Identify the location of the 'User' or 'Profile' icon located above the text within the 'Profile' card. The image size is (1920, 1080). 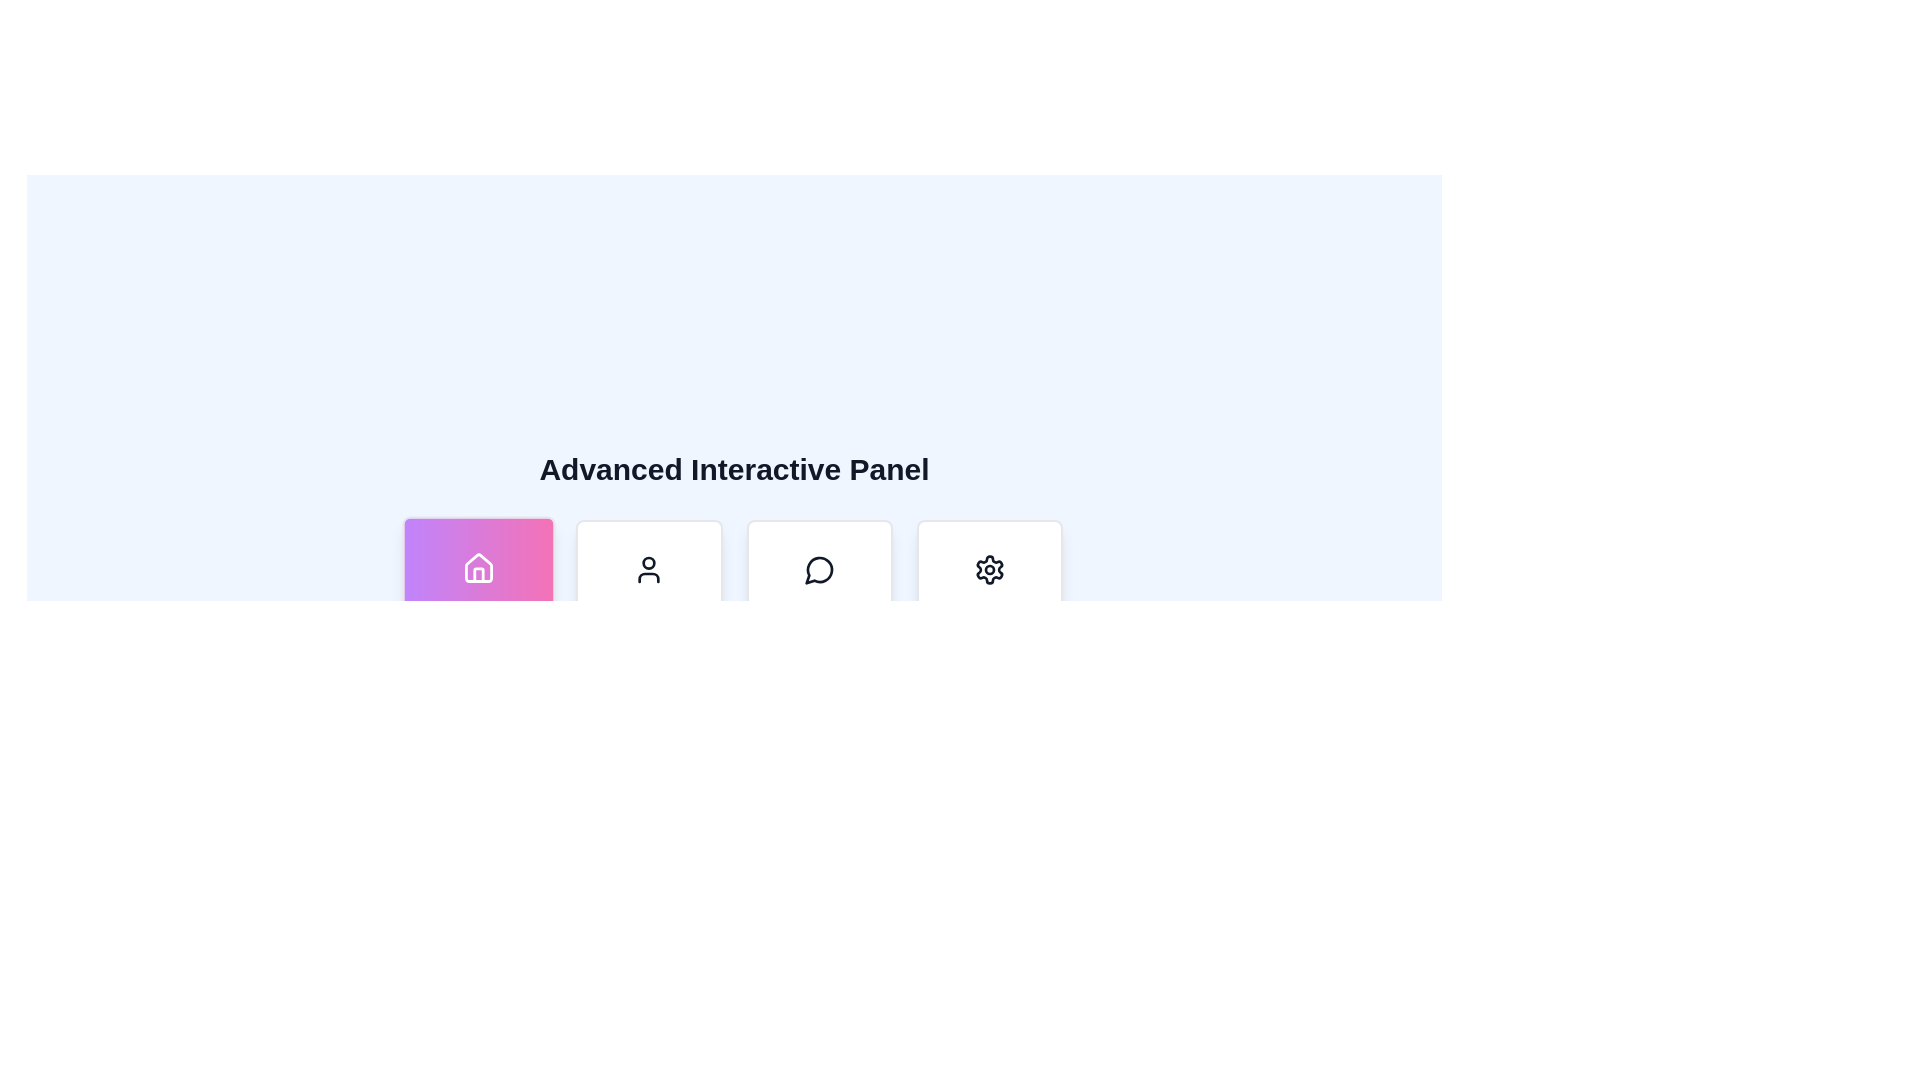
(649, 570).